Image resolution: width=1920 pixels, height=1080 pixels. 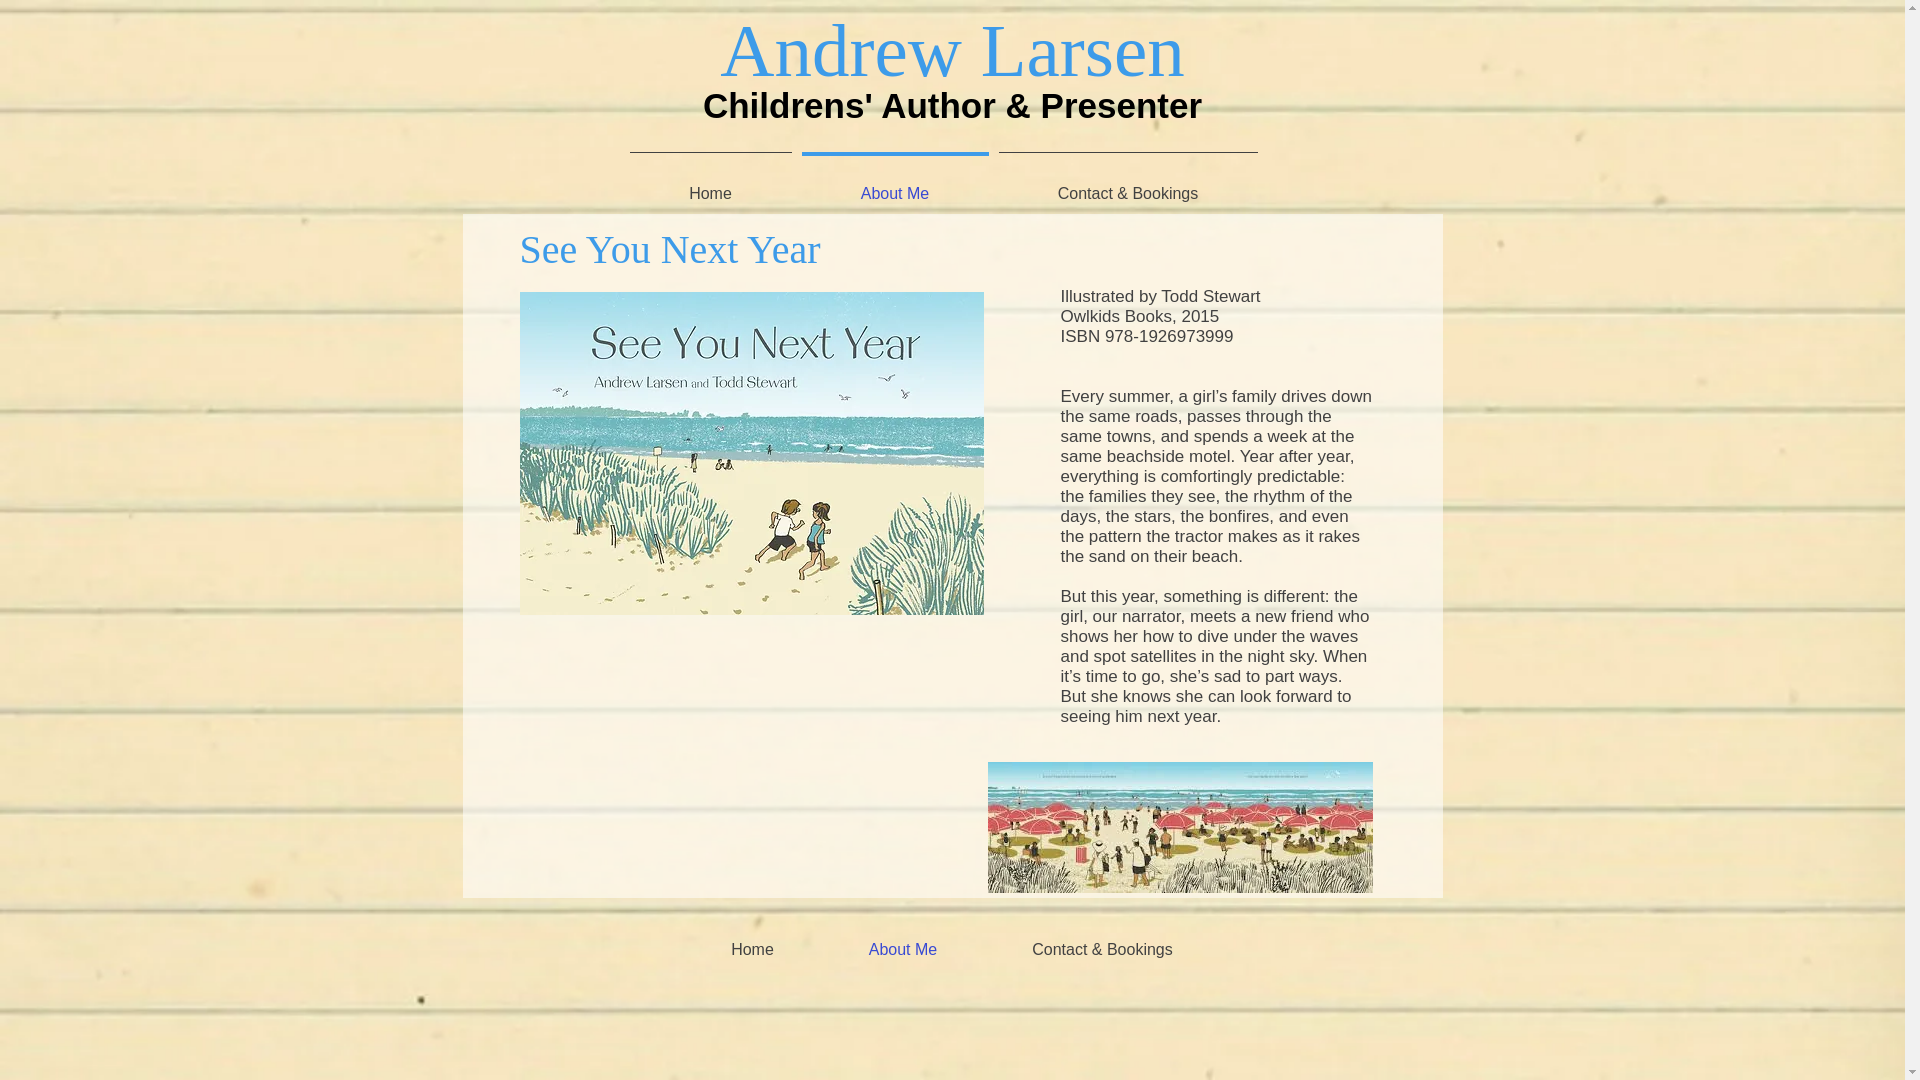 I want to click on 'Contact & Bookings', so click(x=1101, y=948).